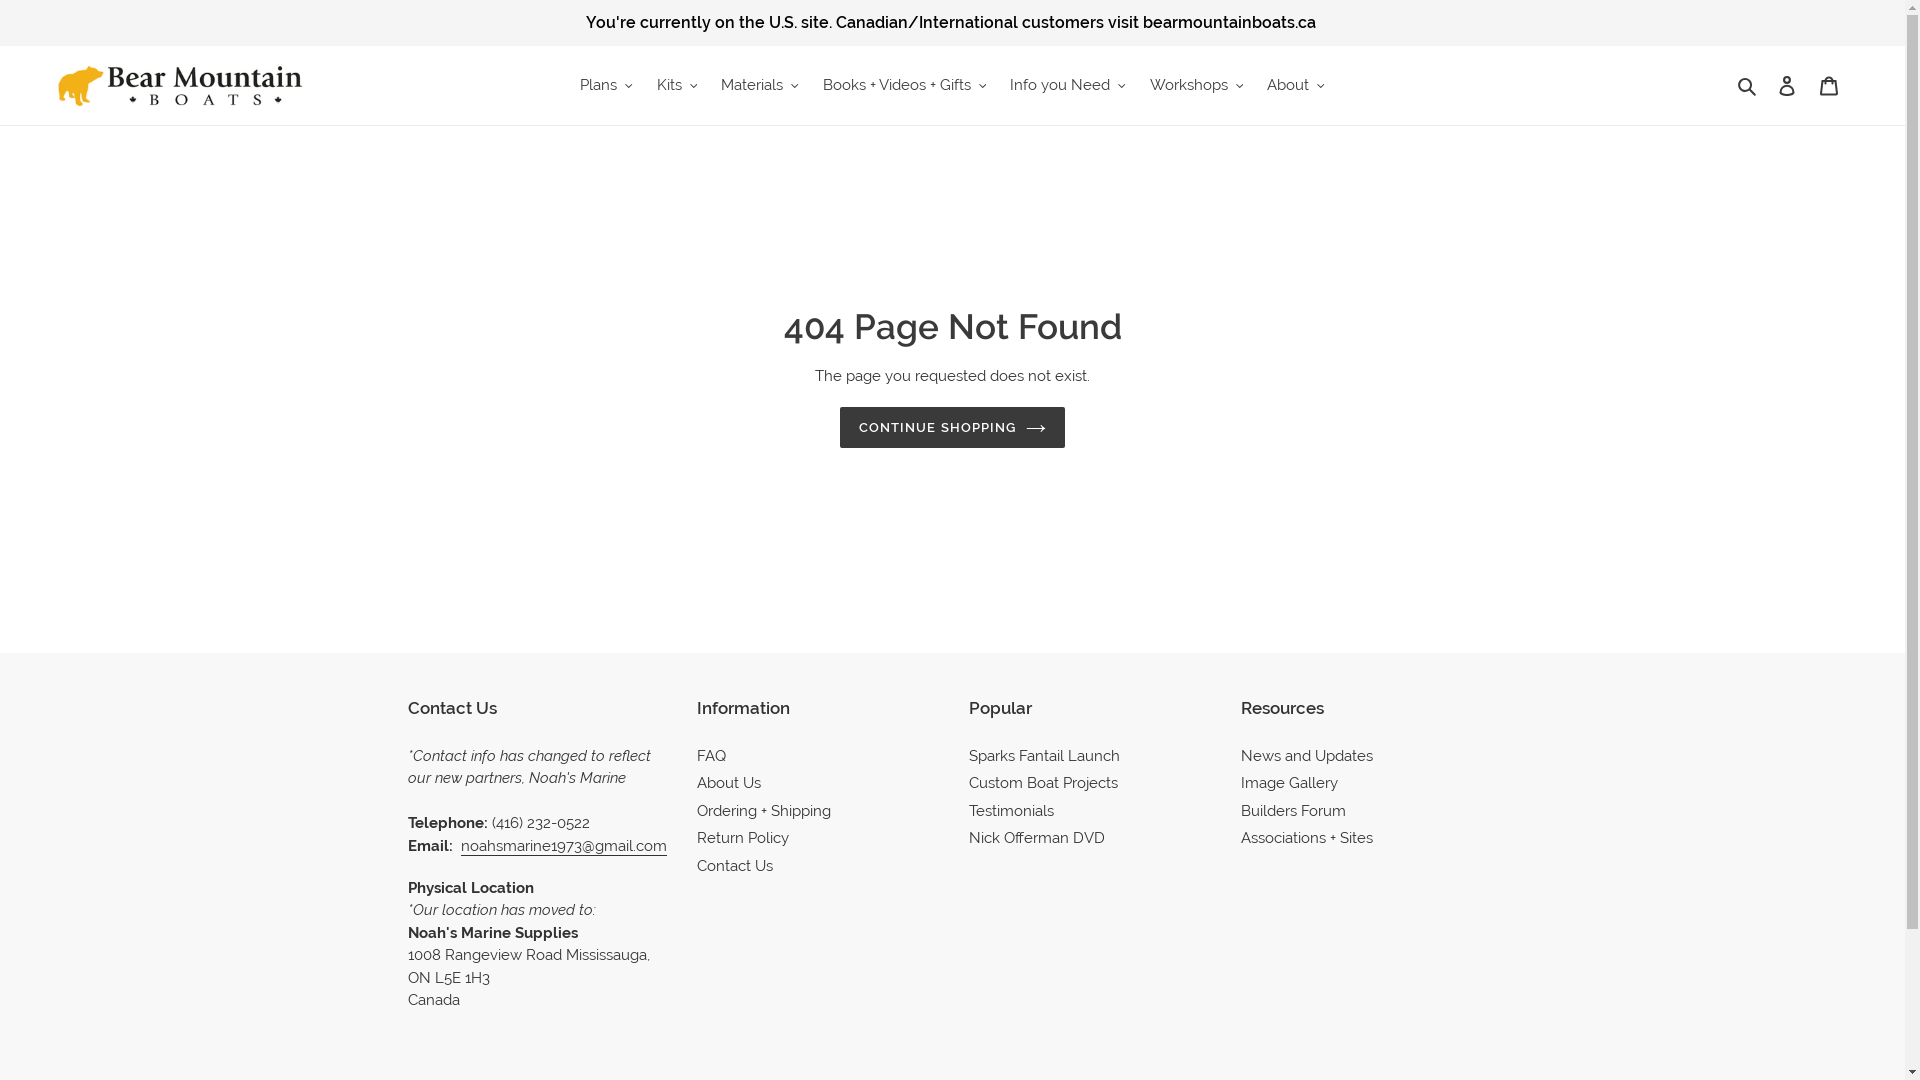 This screenshot has height=1080, width=1920. I want to click on 'Sparks Fantail Launch', so click(969, 756).